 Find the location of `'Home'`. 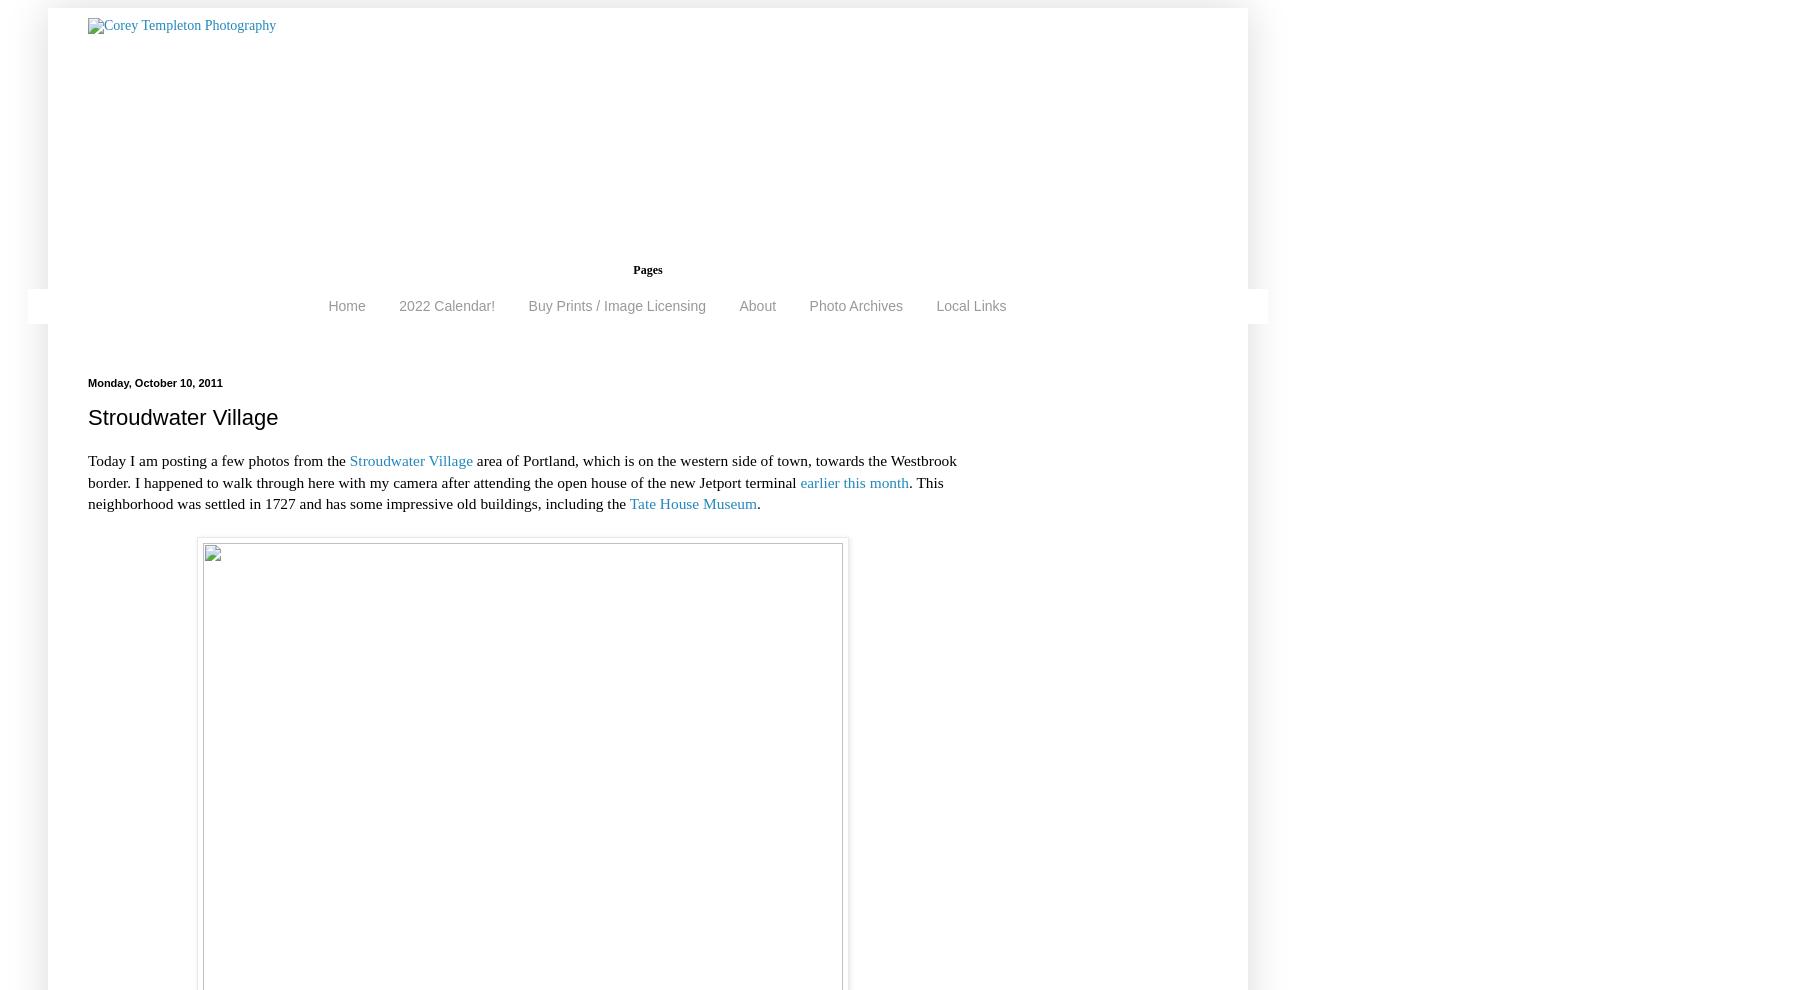

'Home' is located at coordinates (346, 305).